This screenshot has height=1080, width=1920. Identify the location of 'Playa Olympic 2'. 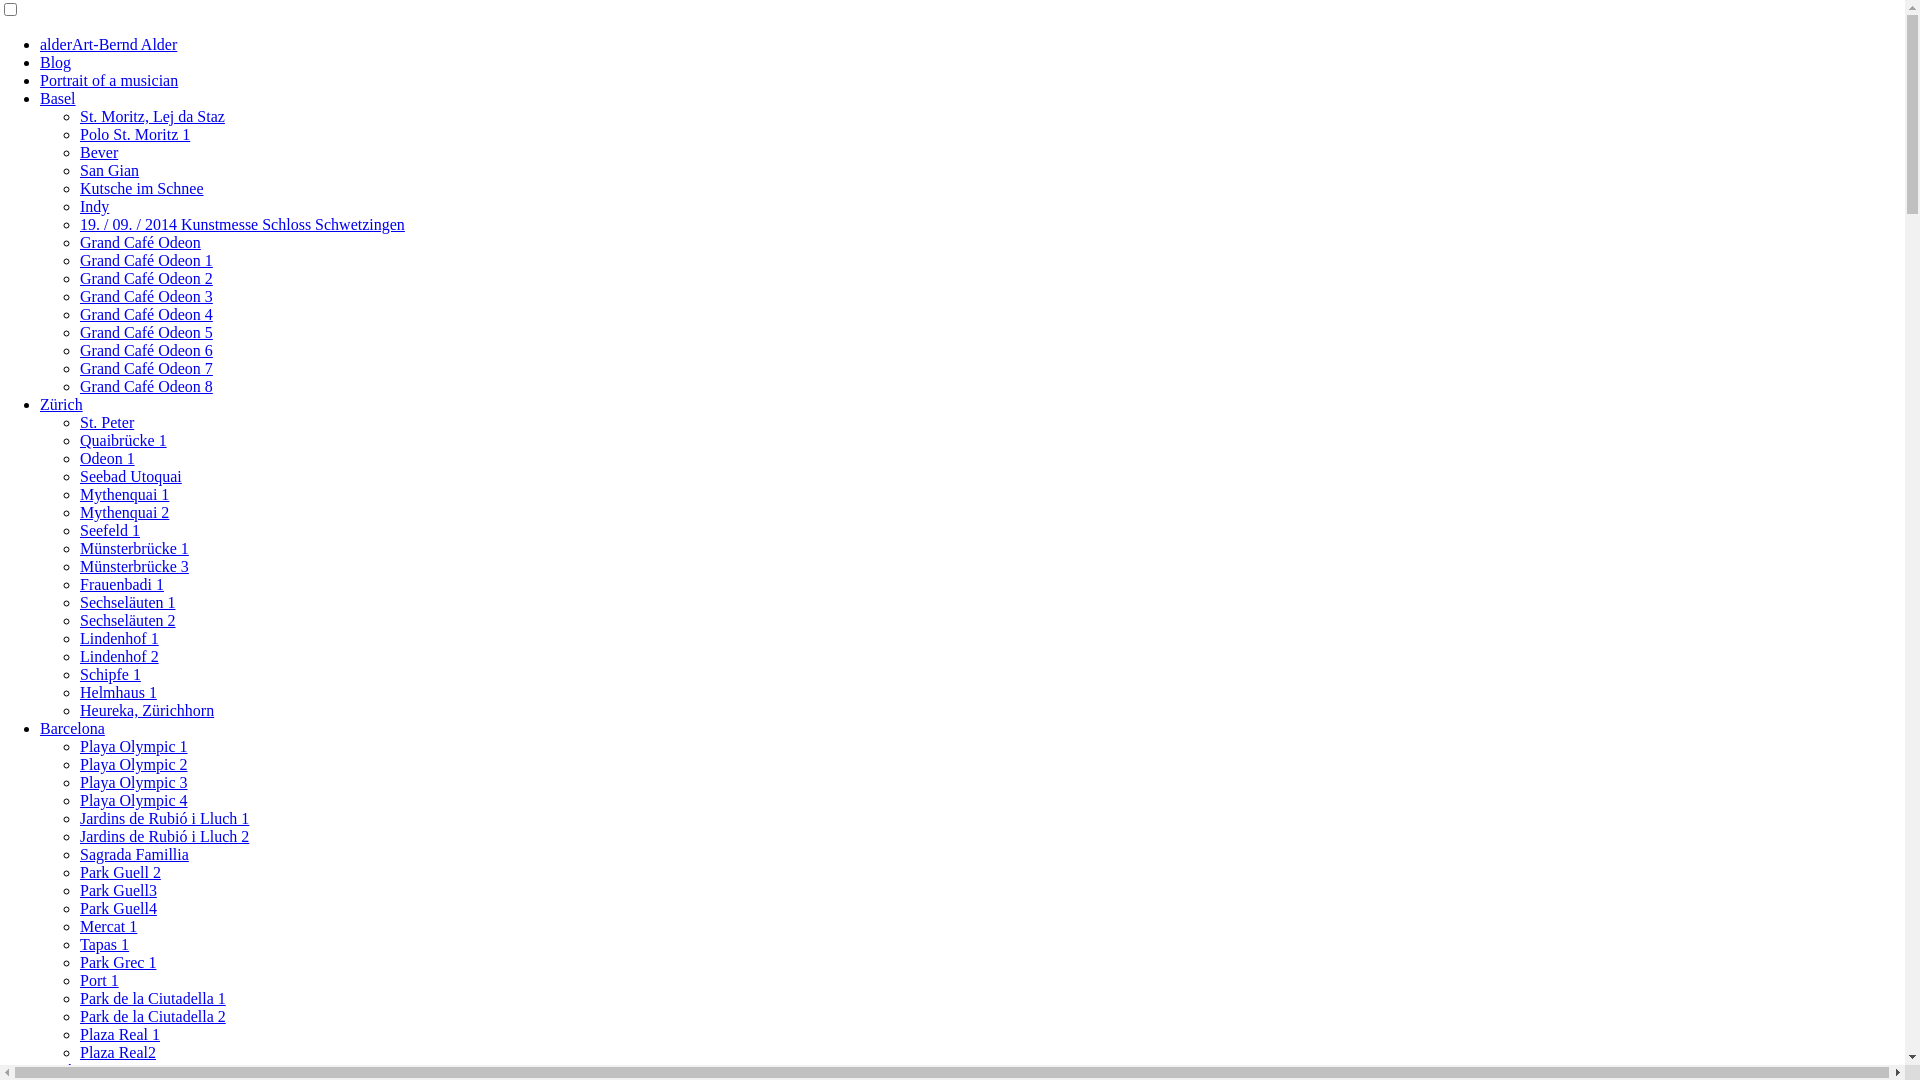
(133, 764).